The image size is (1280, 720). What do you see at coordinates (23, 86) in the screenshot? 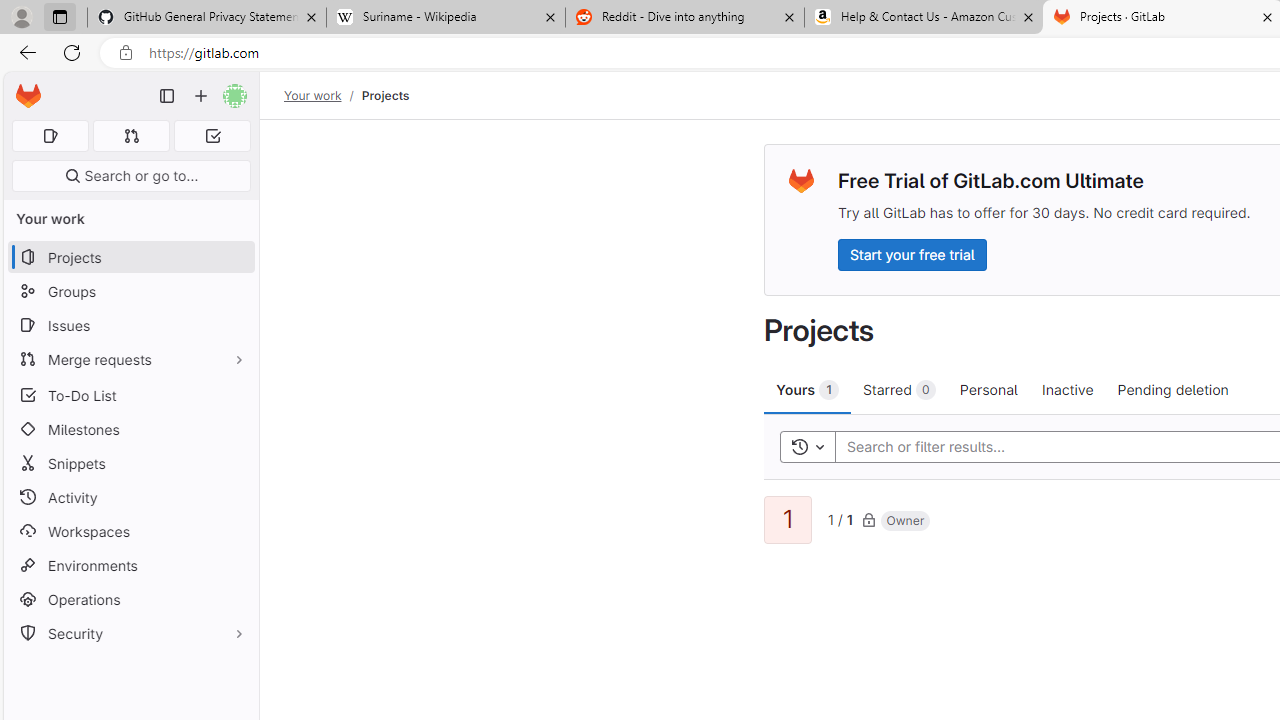
I see `'Skip to main content'` at bounding box center [23, 86].